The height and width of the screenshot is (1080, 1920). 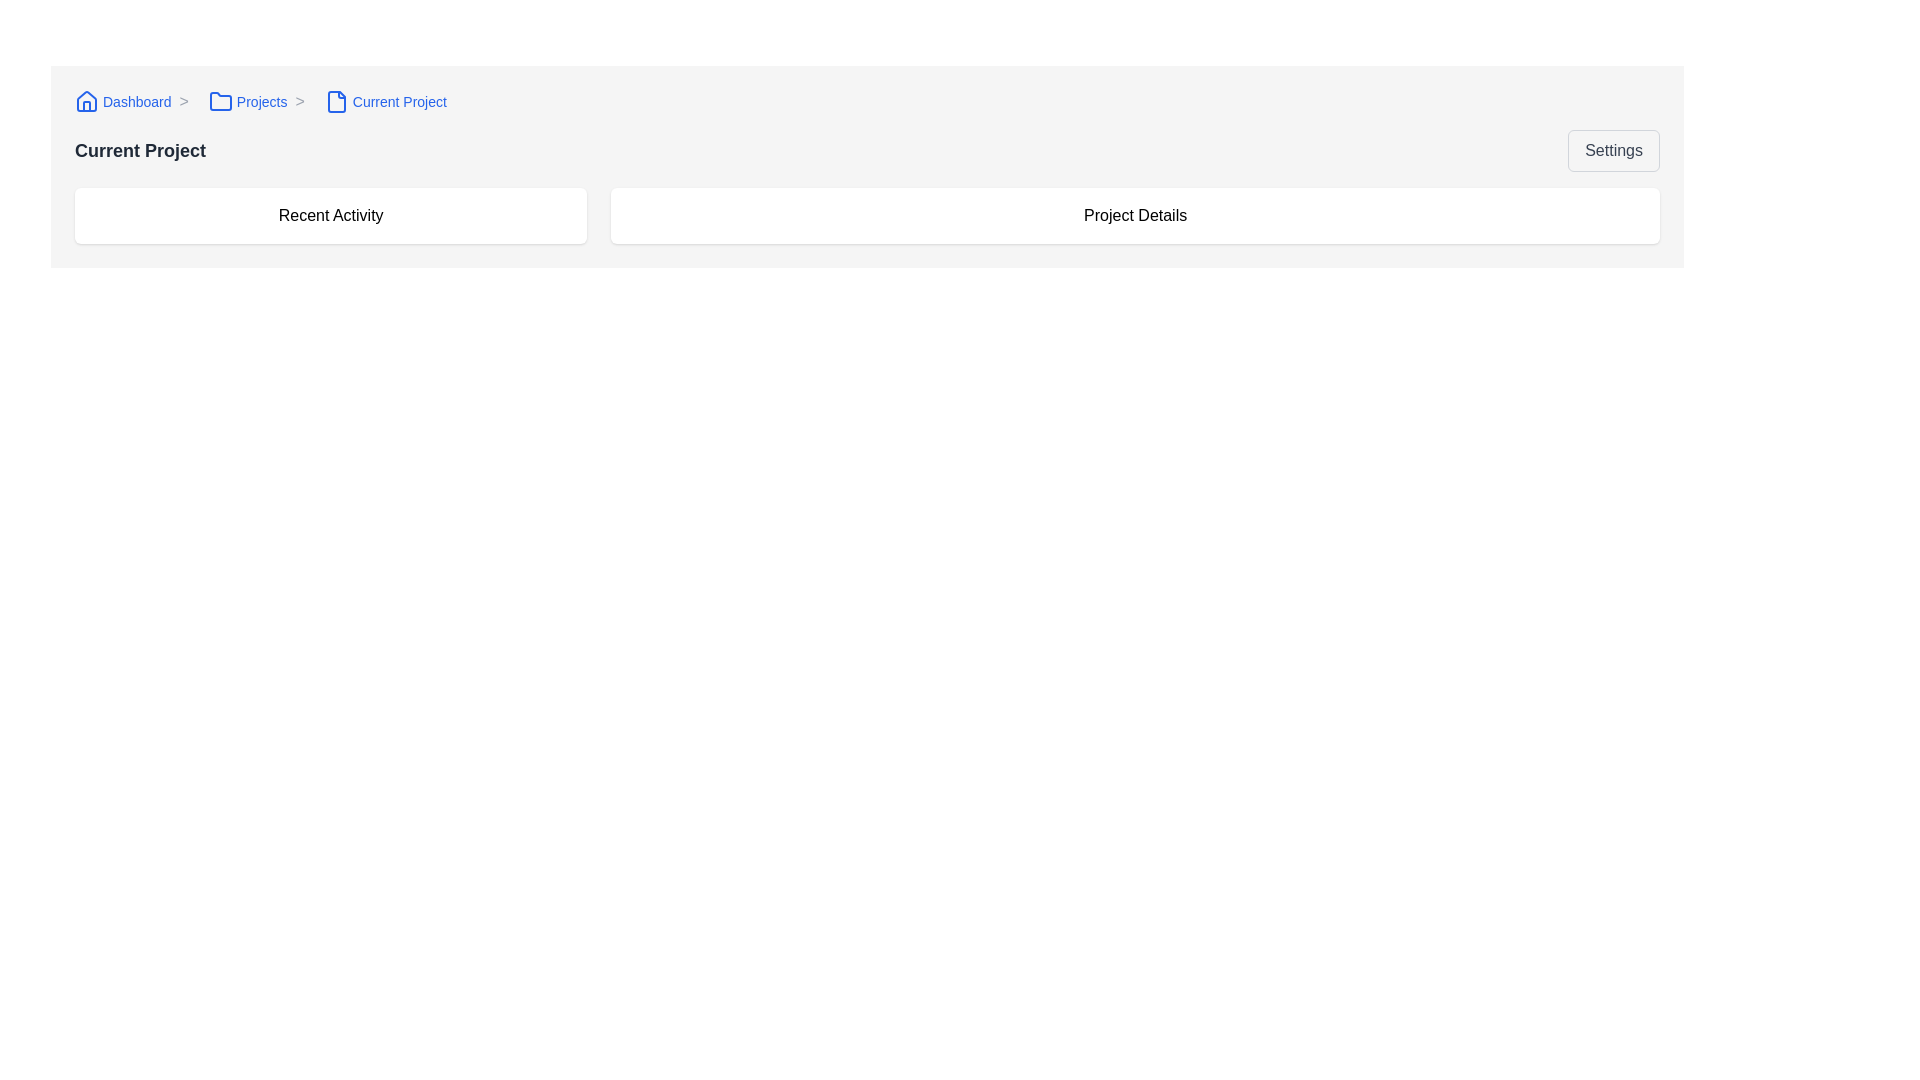 I want to click on the 'Current Project' text label, which is a bold, large font styled element in dark gray color located towards the upper-left portion of the page, below a breadcrumb navigation area, so click(x=139, y=149).